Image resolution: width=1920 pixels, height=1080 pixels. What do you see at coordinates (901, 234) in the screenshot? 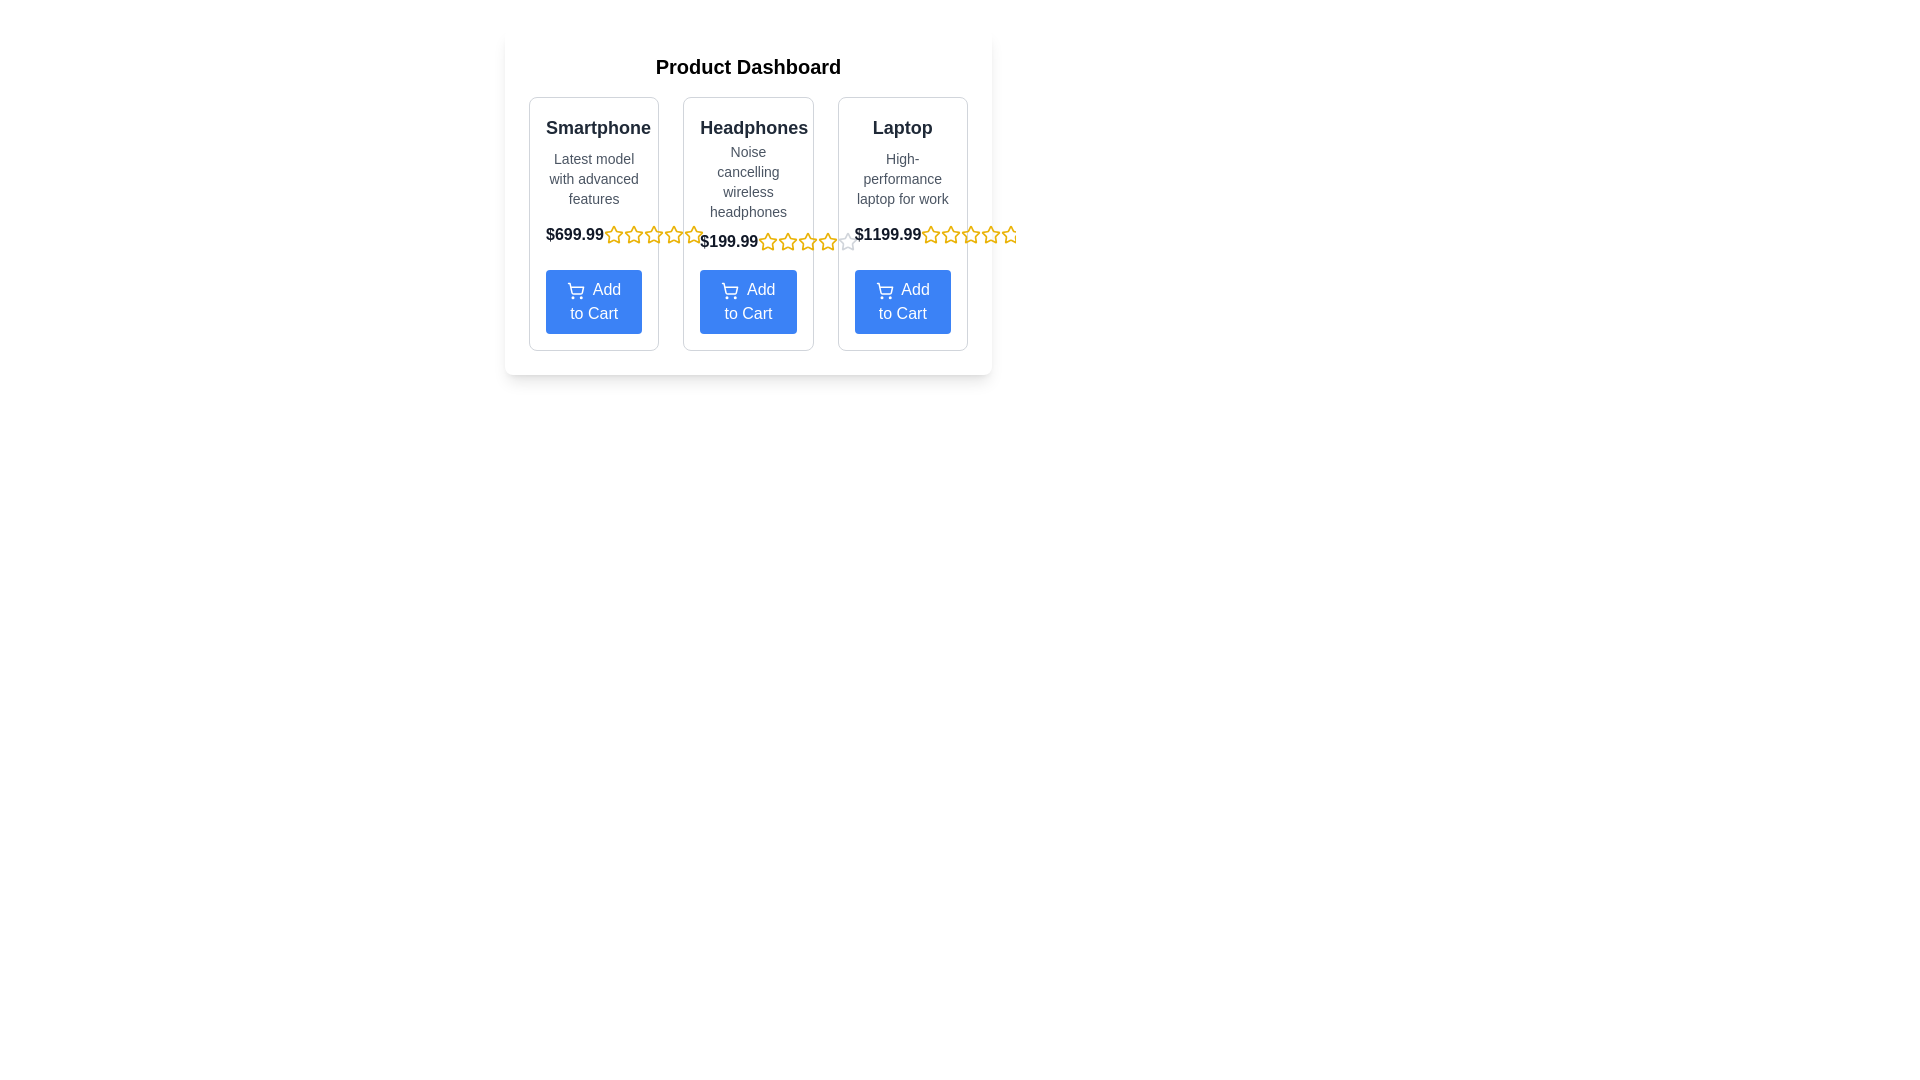
I see `the price label displaying '$1199.99', which is bold and dark-gray, located under the product description 'High-performance laptop for work' and above the 'Add to Cart' button` at bounding box center [901, 234].